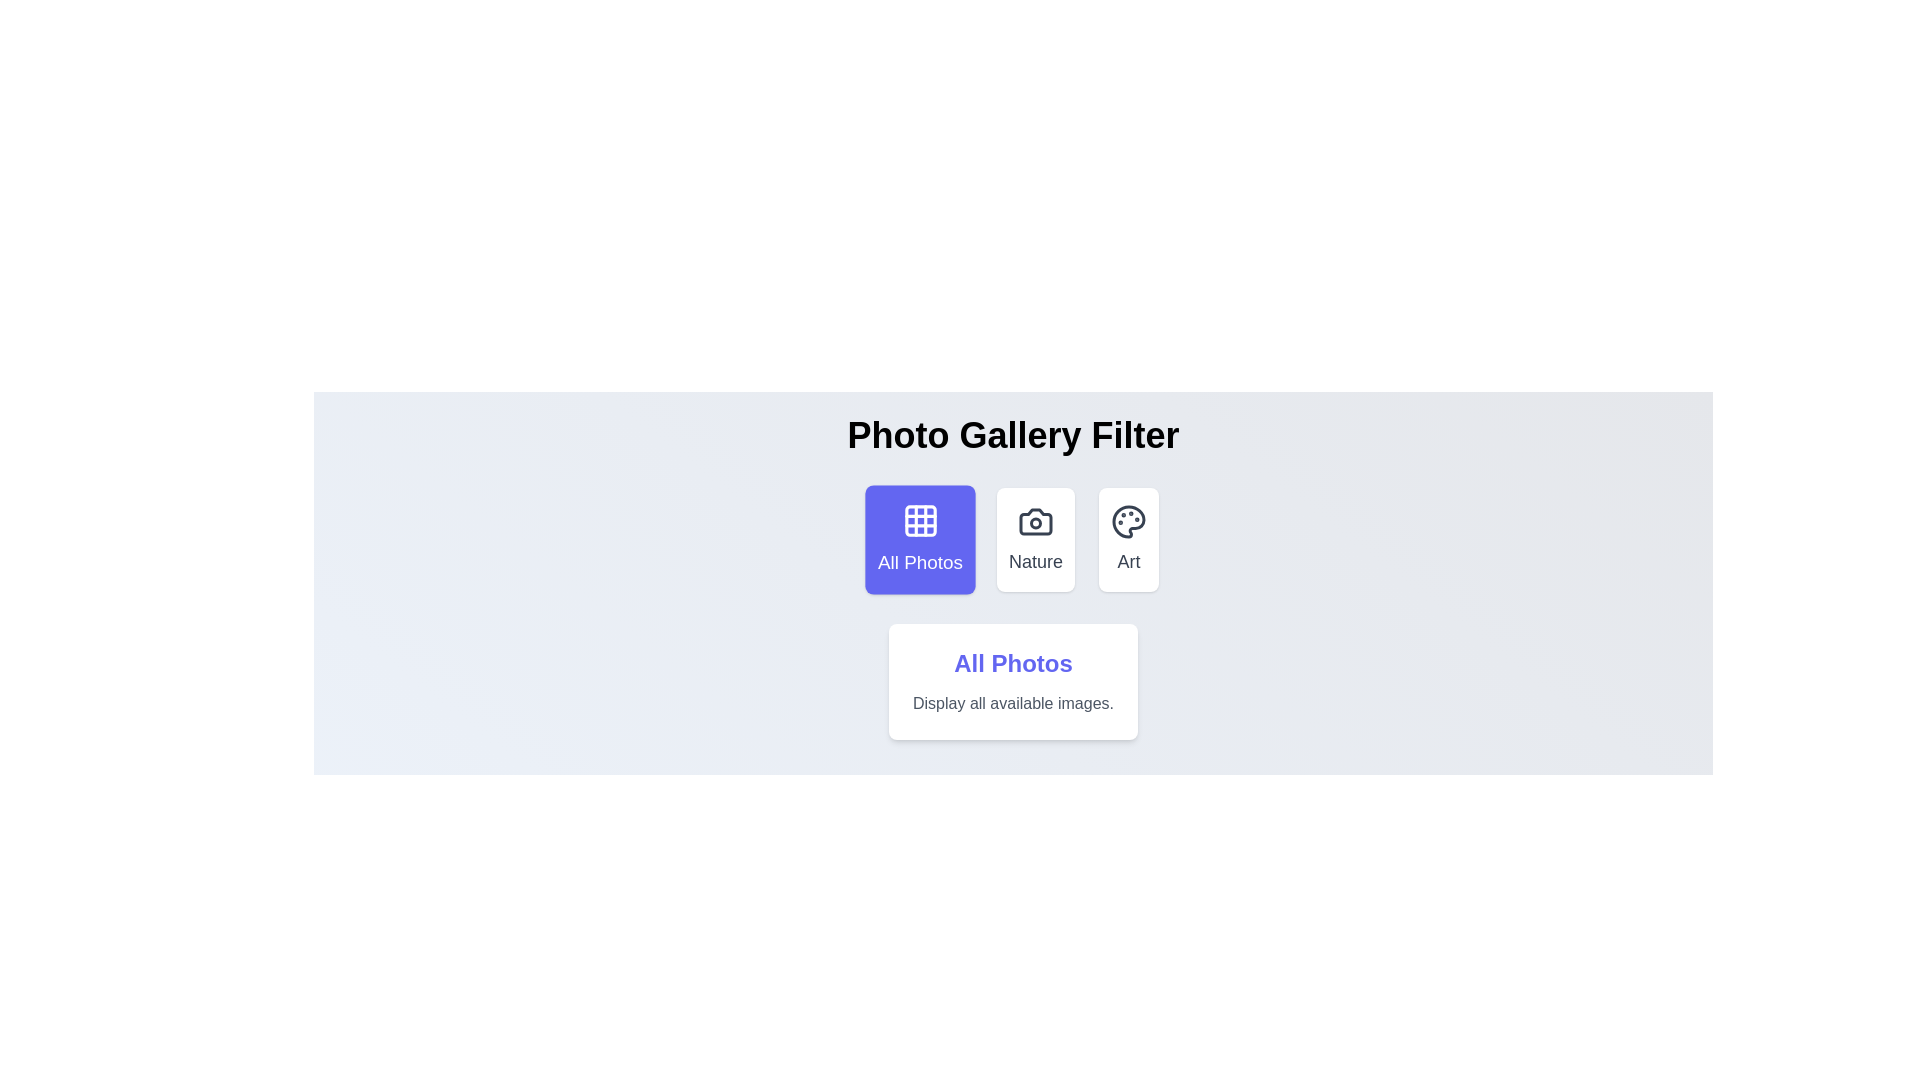  I want to click on the filter button labeled 'Nature' to select the corresponding filter, so click(1036, 540).